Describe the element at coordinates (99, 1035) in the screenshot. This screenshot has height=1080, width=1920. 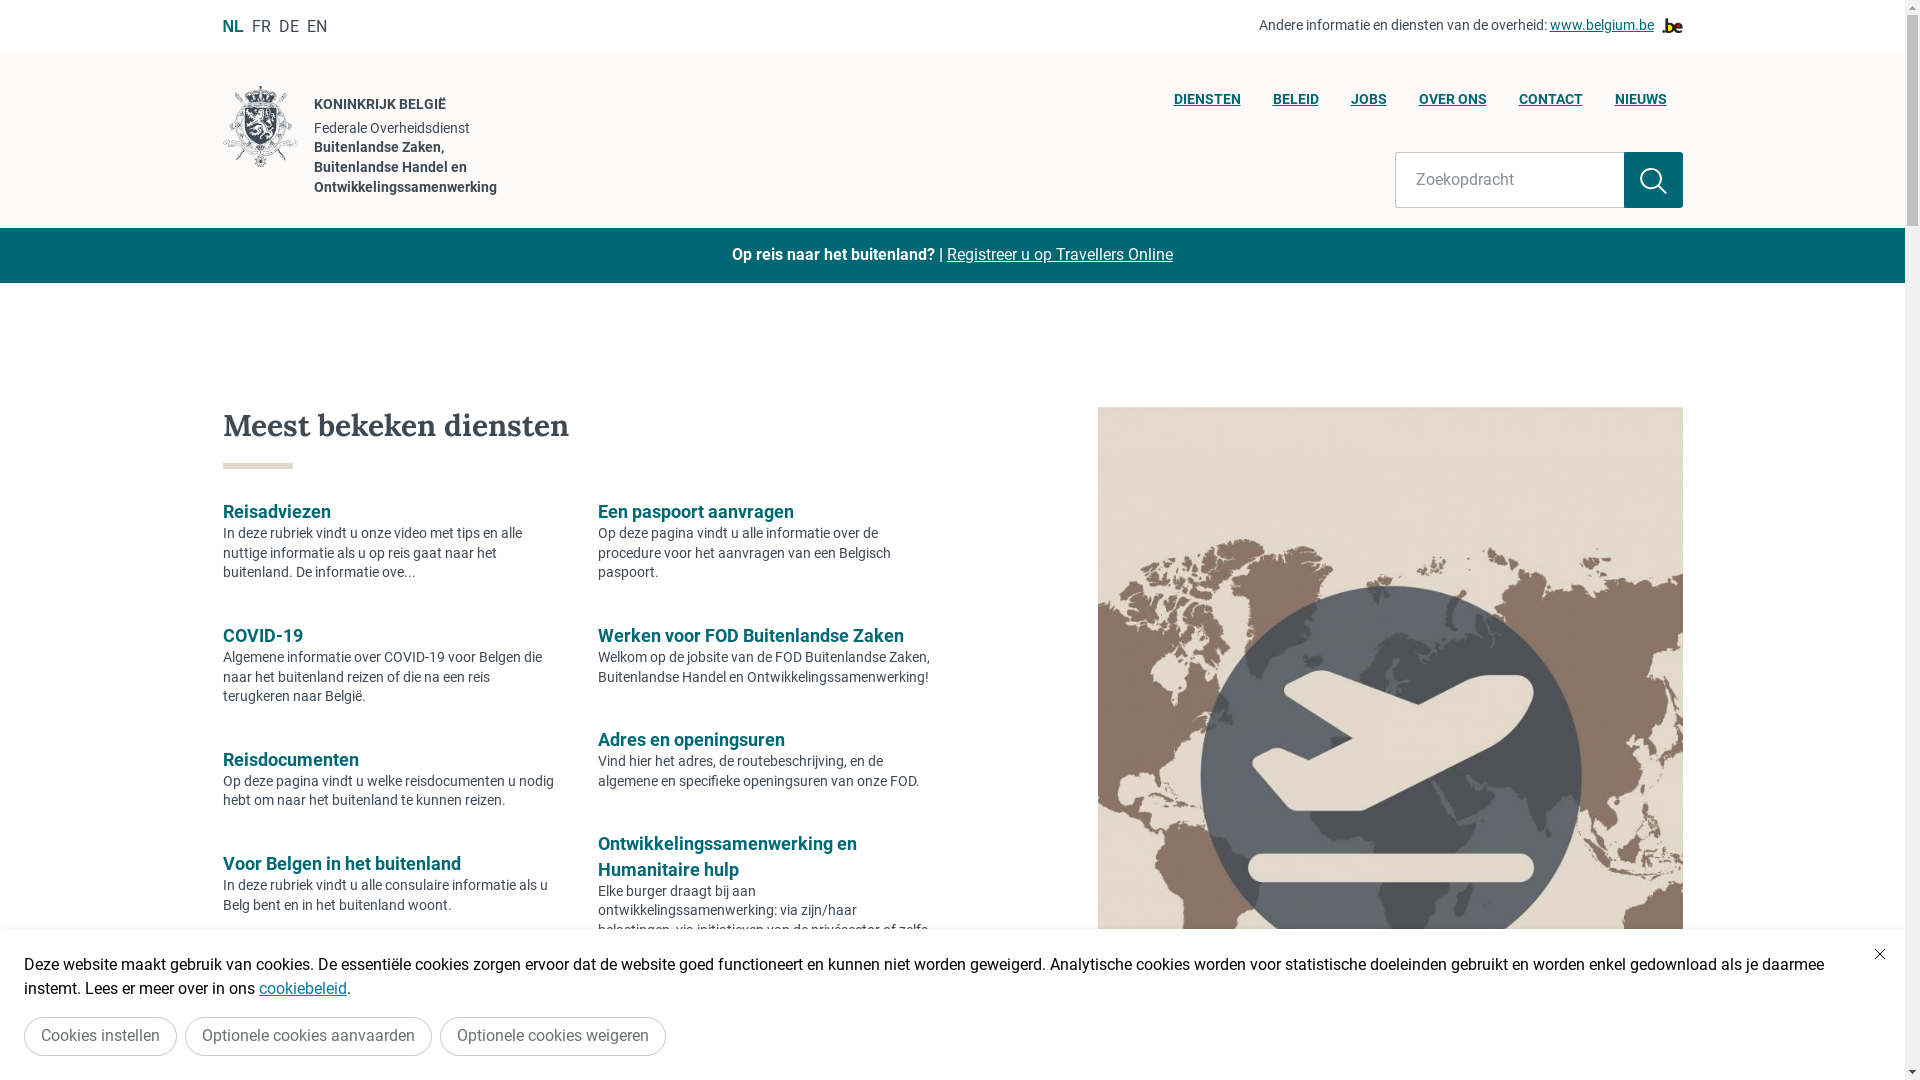
I see `'Cookies instellen'` at that location.